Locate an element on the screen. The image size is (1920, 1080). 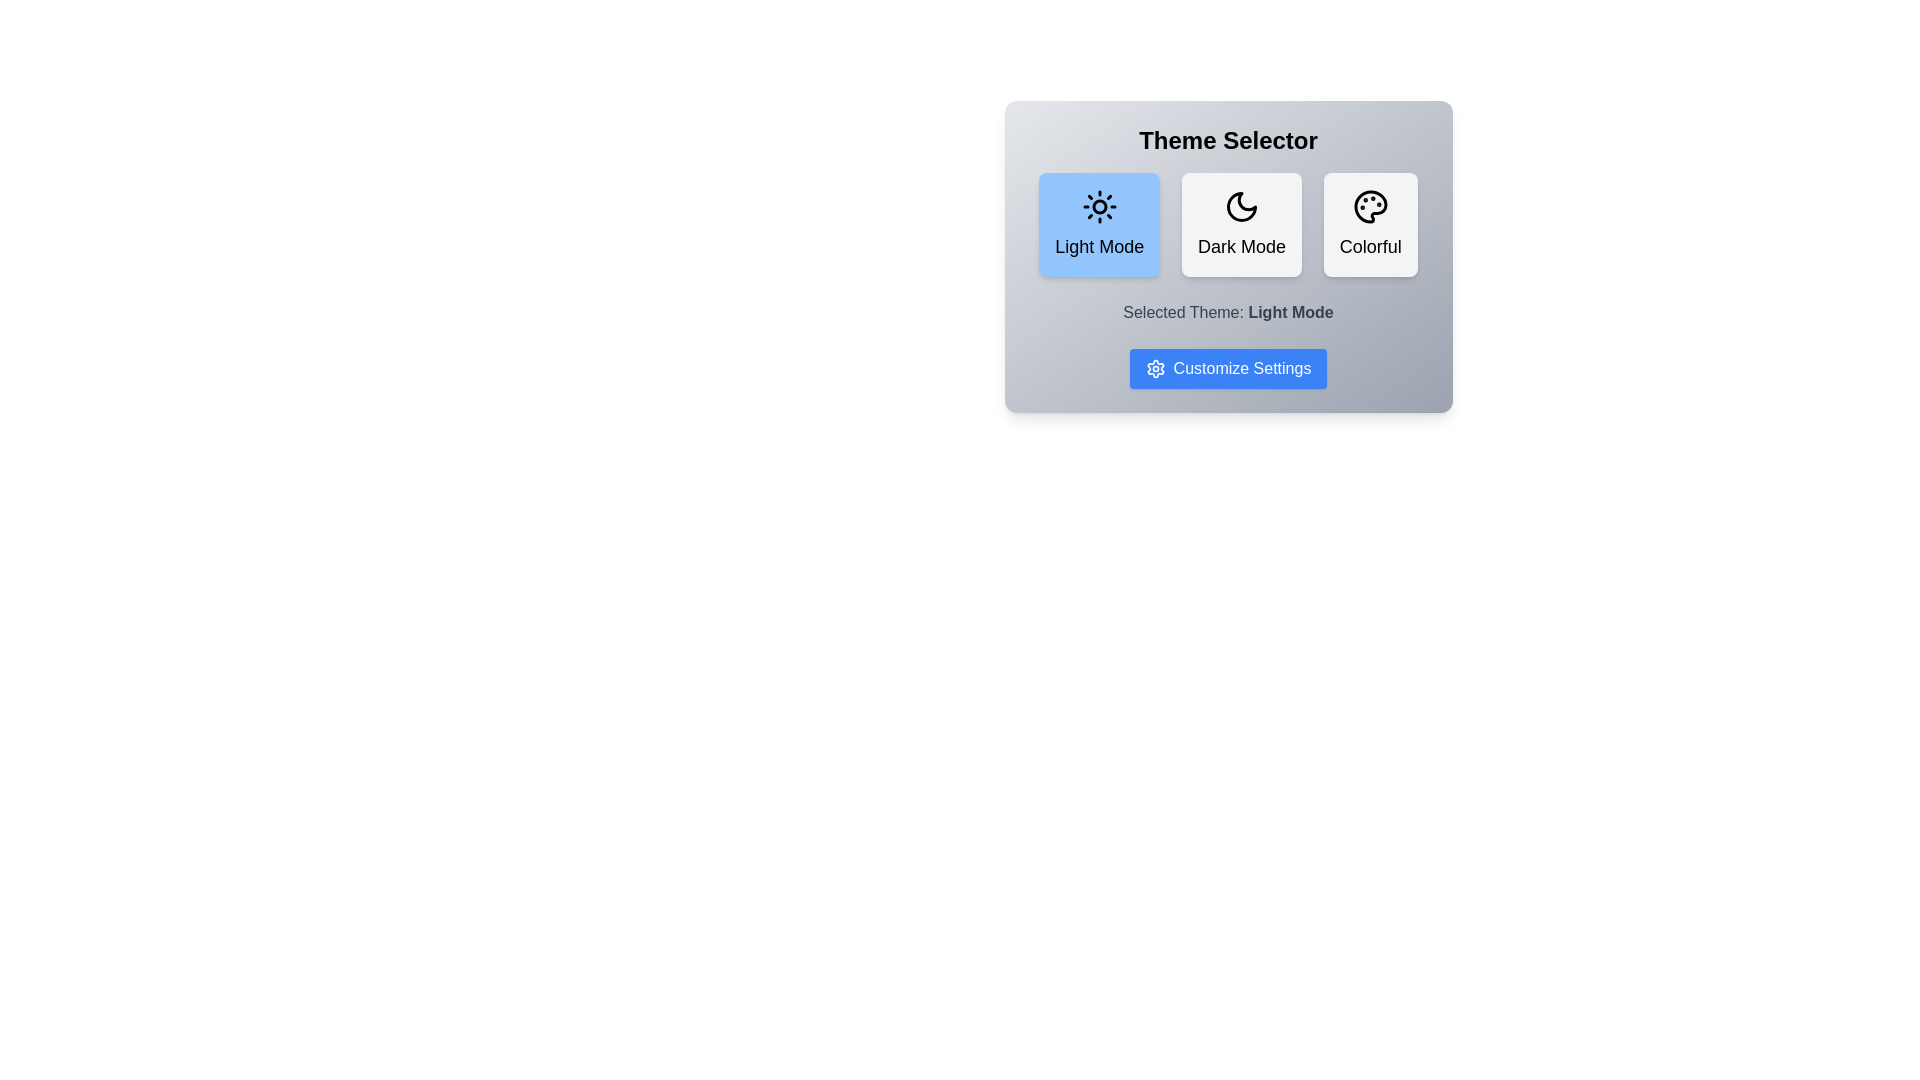
the theme button to select Light Mode is located at coordinates (1098, 224).